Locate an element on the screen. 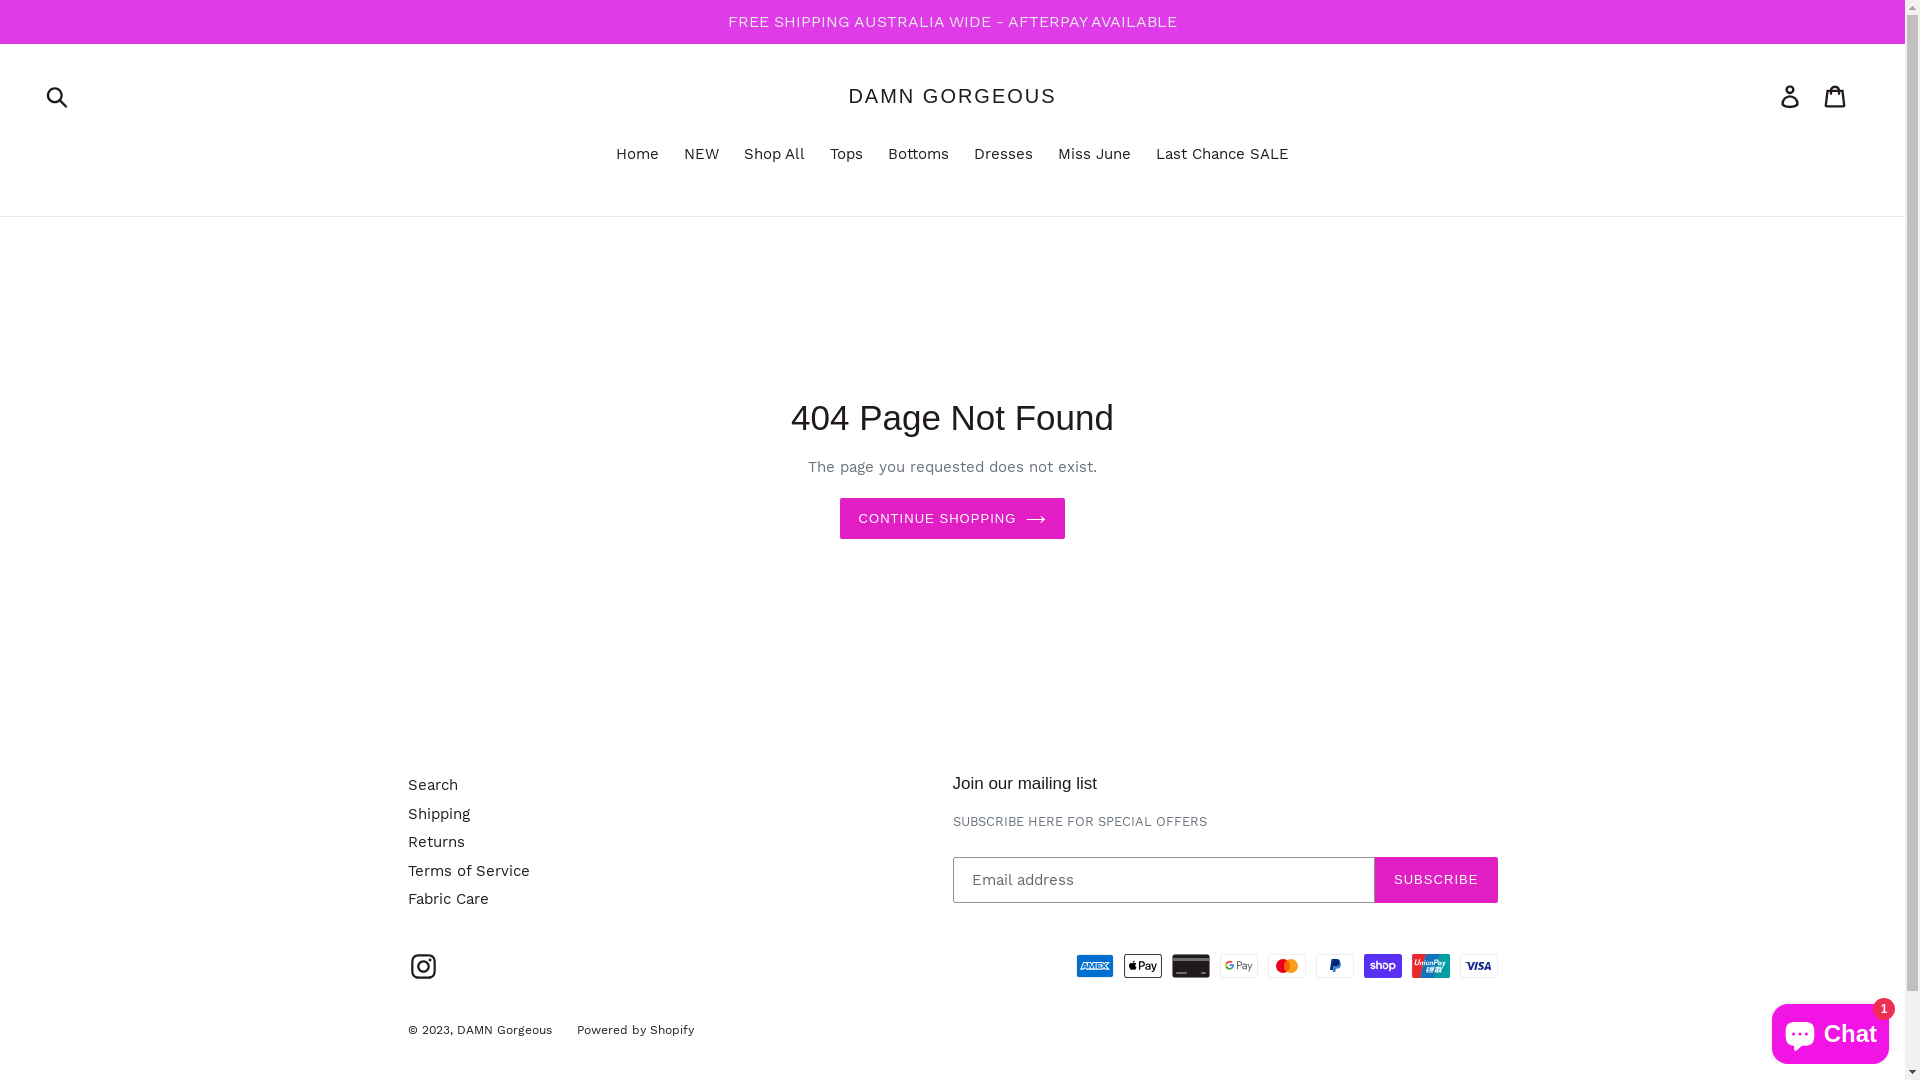 This screenshot has height=1080, width=1920. 'Fabric Care' is located at coordinates (407, 897).